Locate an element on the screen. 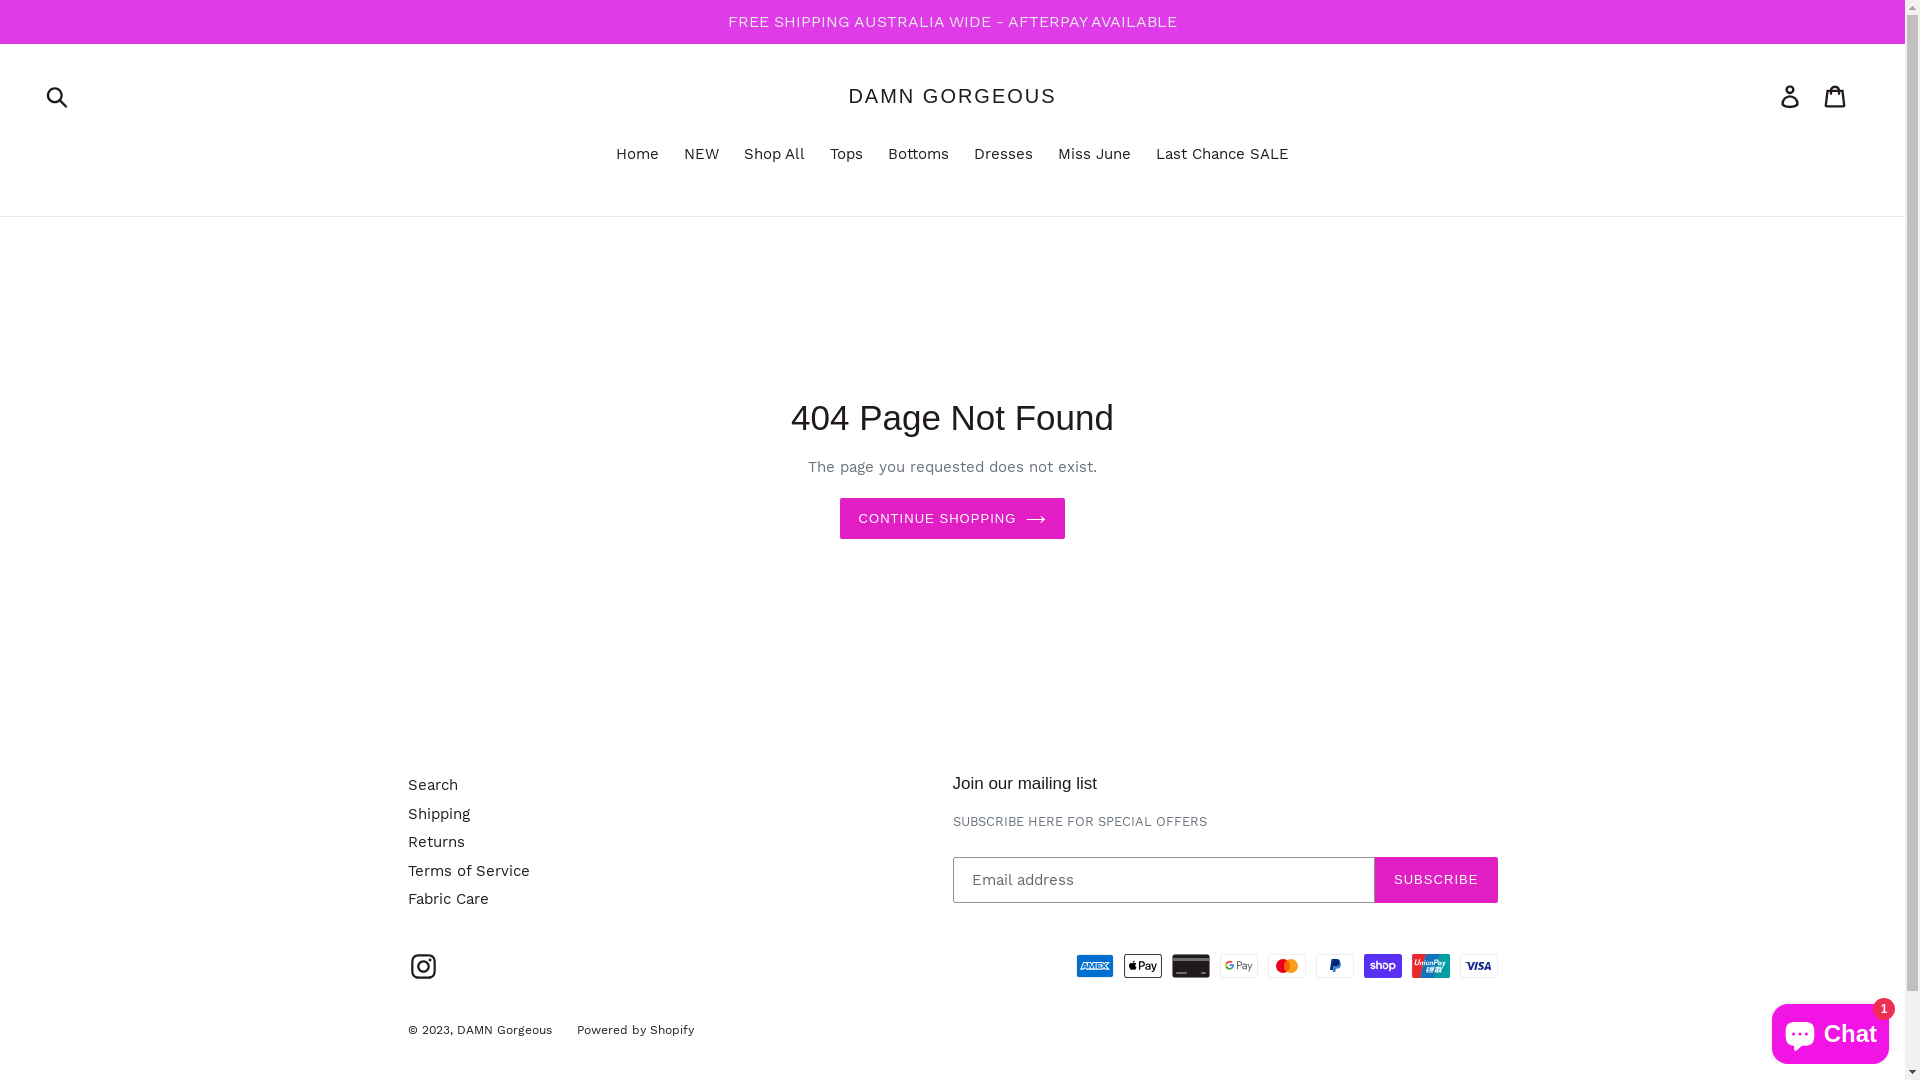 This screenshot has height=1080, width=1920. 'Fabric Care' is located at coordinates (407, 897).